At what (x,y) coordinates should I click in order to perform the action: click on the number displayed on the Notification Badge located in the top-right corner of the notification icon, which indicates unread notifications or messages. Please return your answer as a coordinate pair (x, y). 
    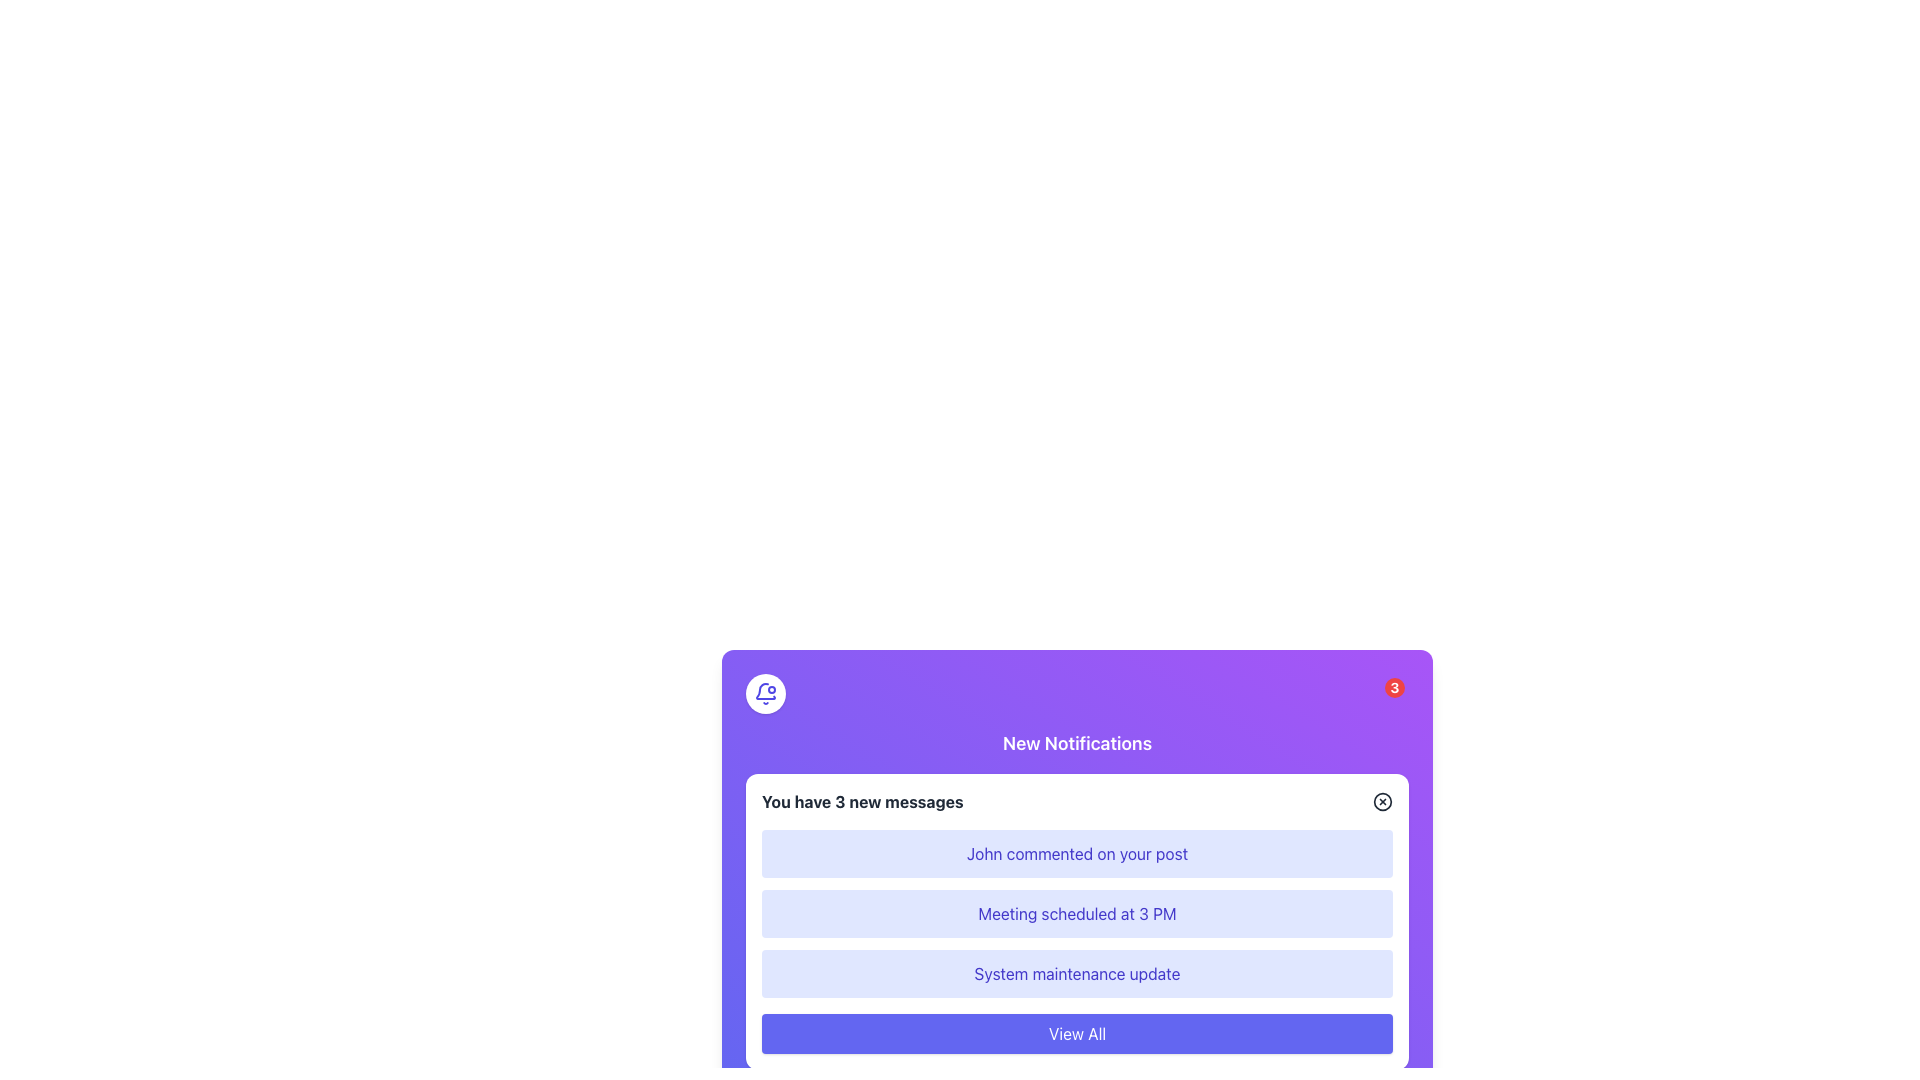
    Looking at the image, I should click on (1394, 686).